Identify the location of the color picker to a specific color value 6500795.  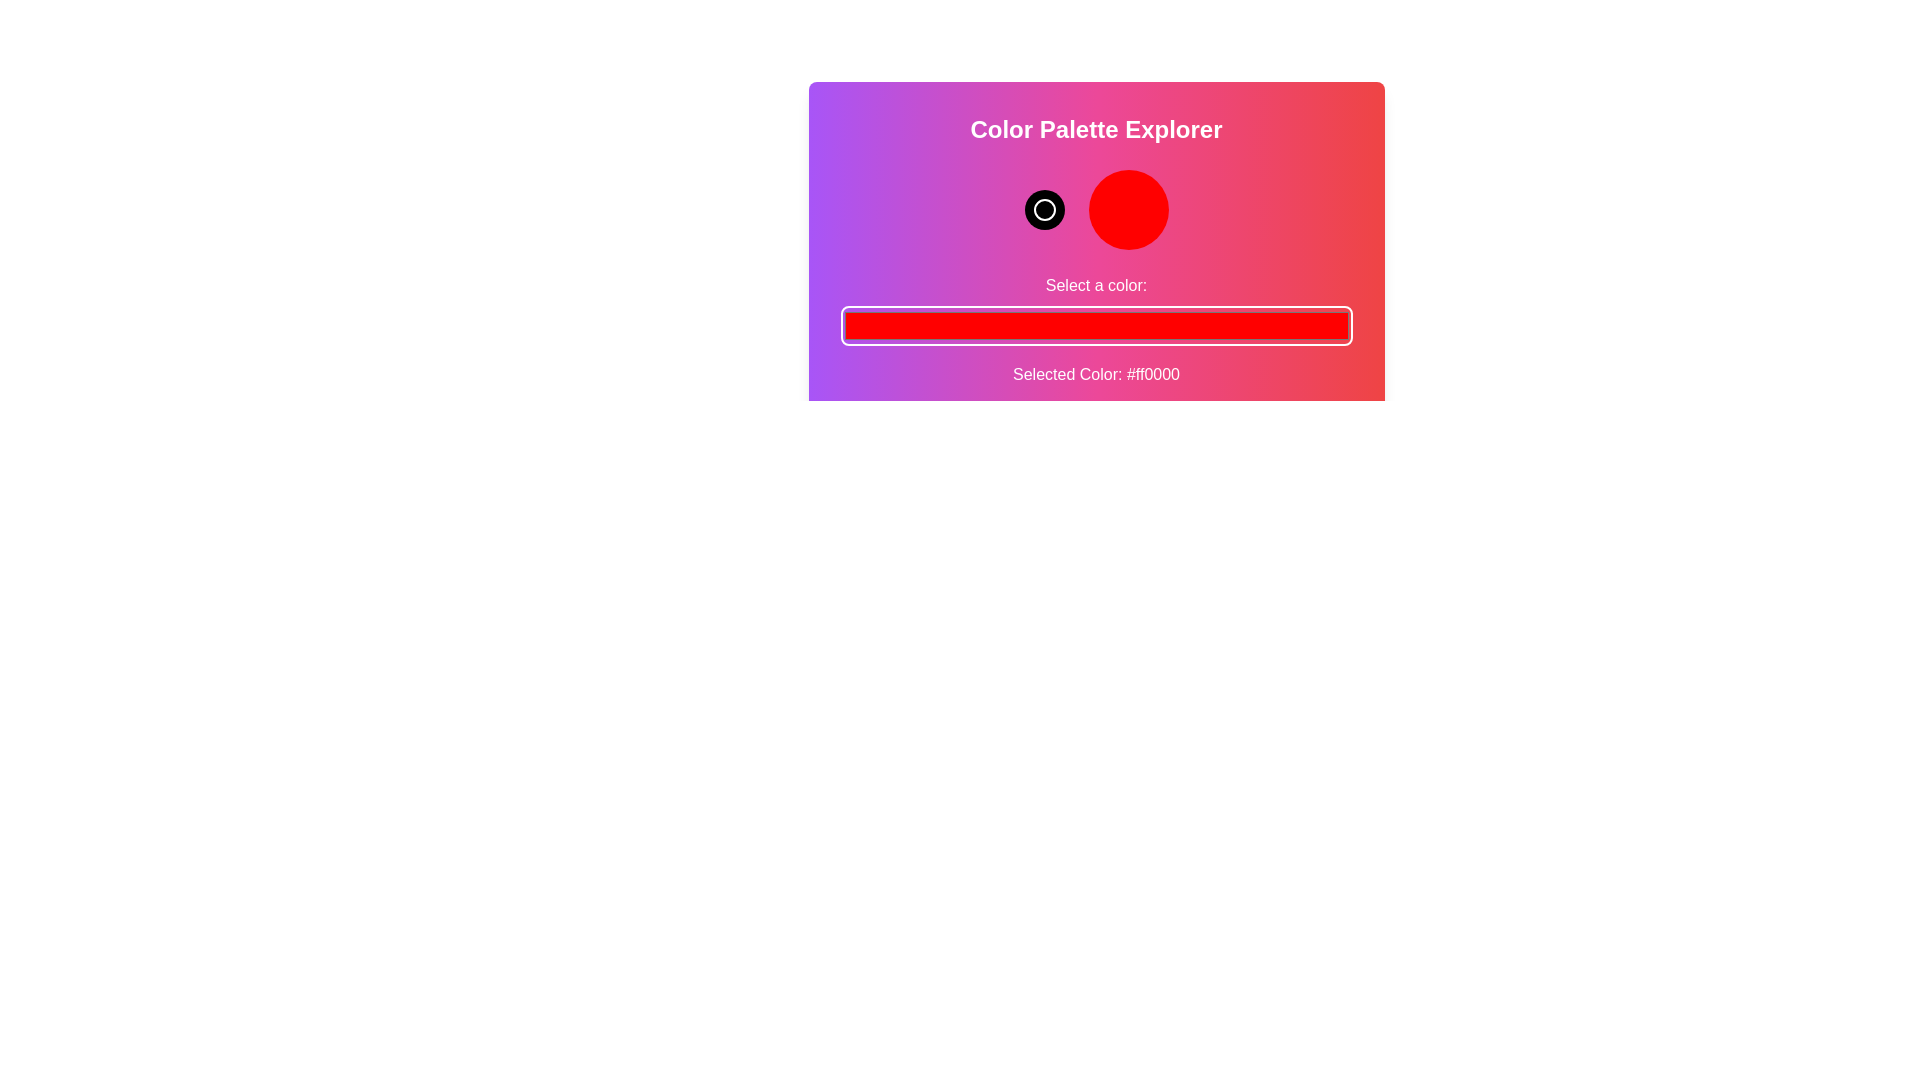
(1095, 325).